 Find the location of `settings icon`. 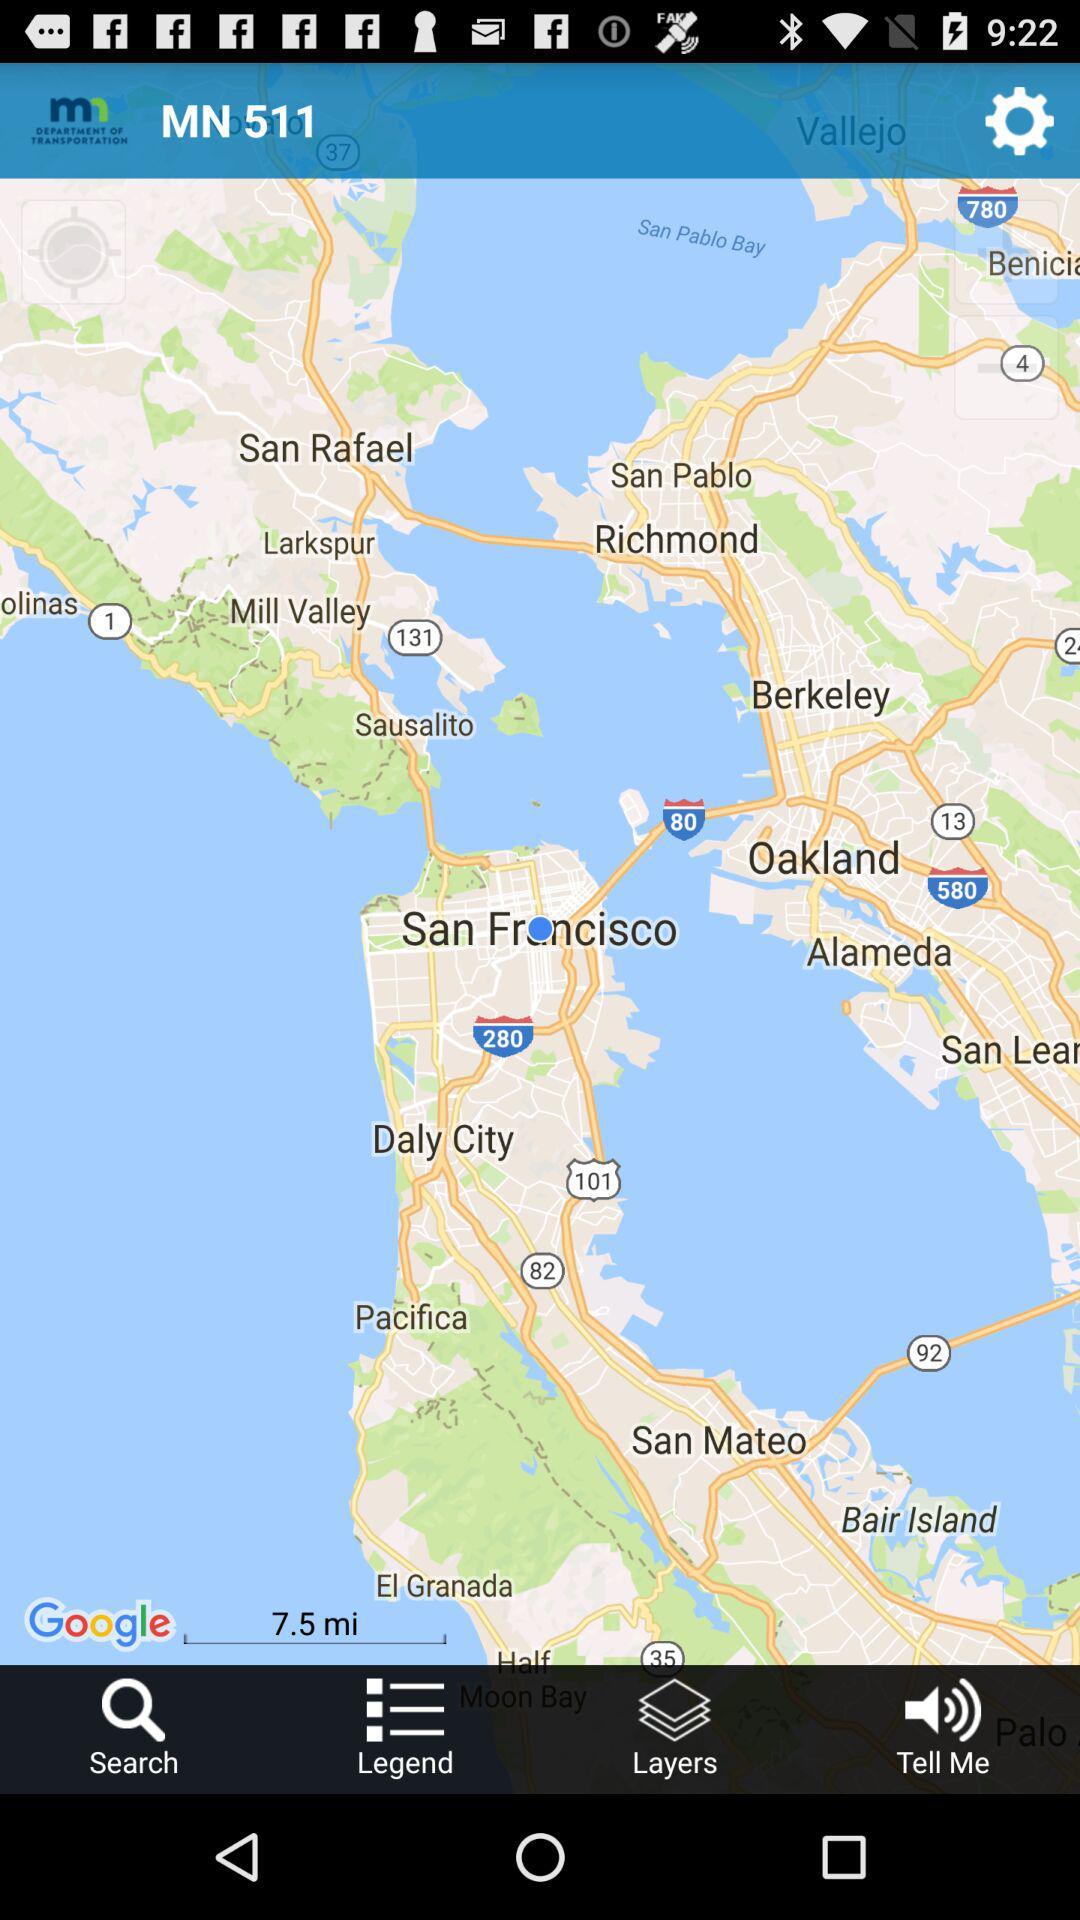

settings icon is located at coordinates (1019, 119).